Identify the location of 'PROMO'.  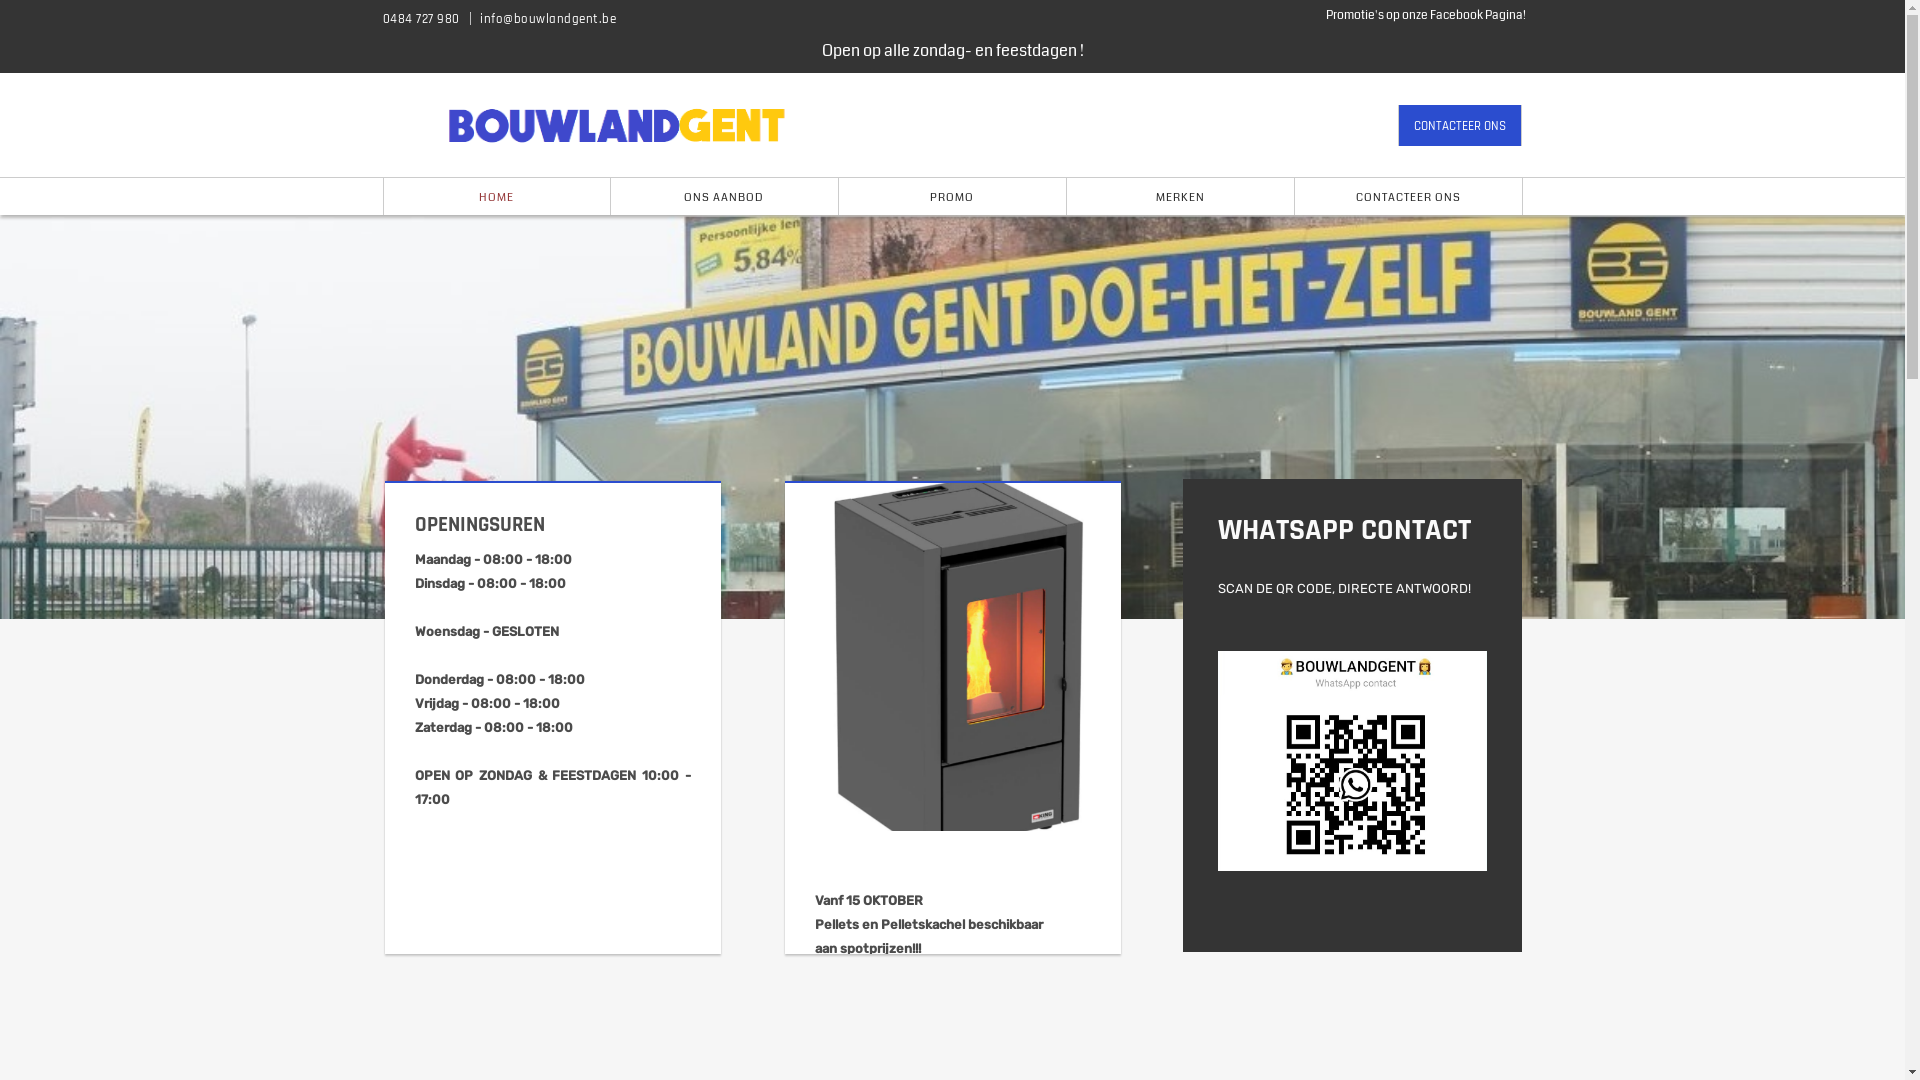
(838, 196).